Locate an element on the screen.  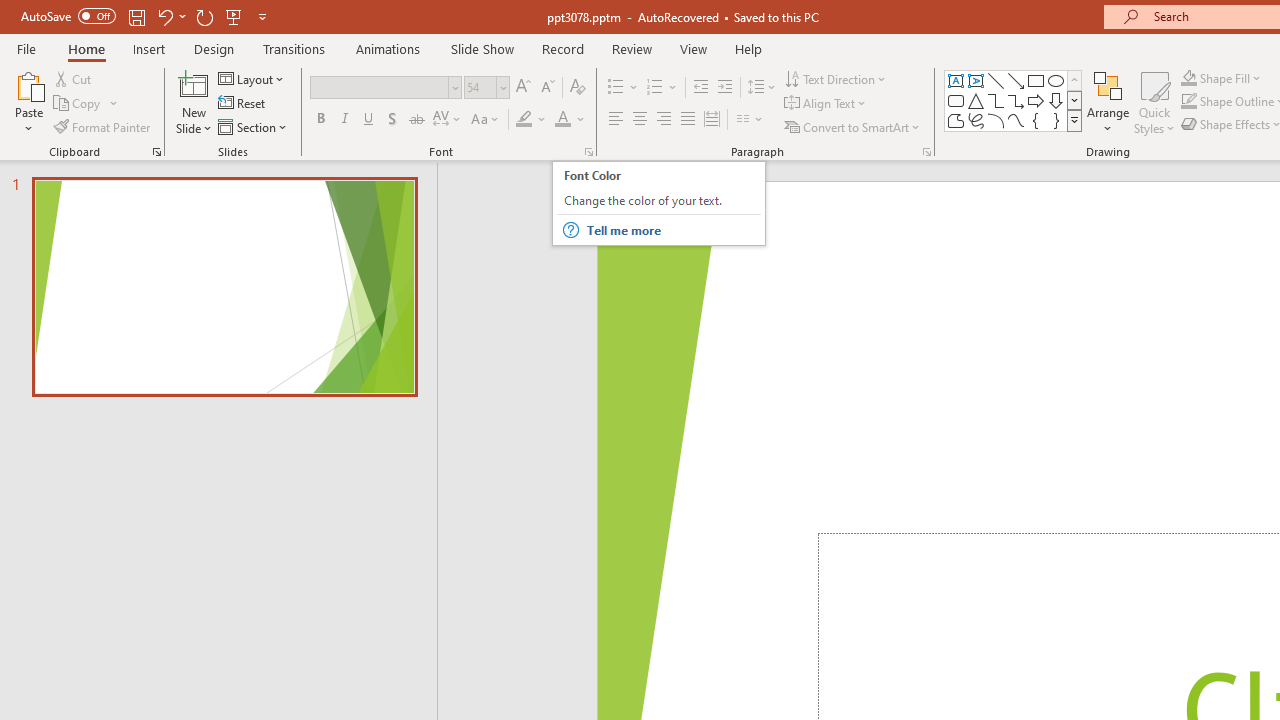
'Section' is located at coordinates (253, 127).